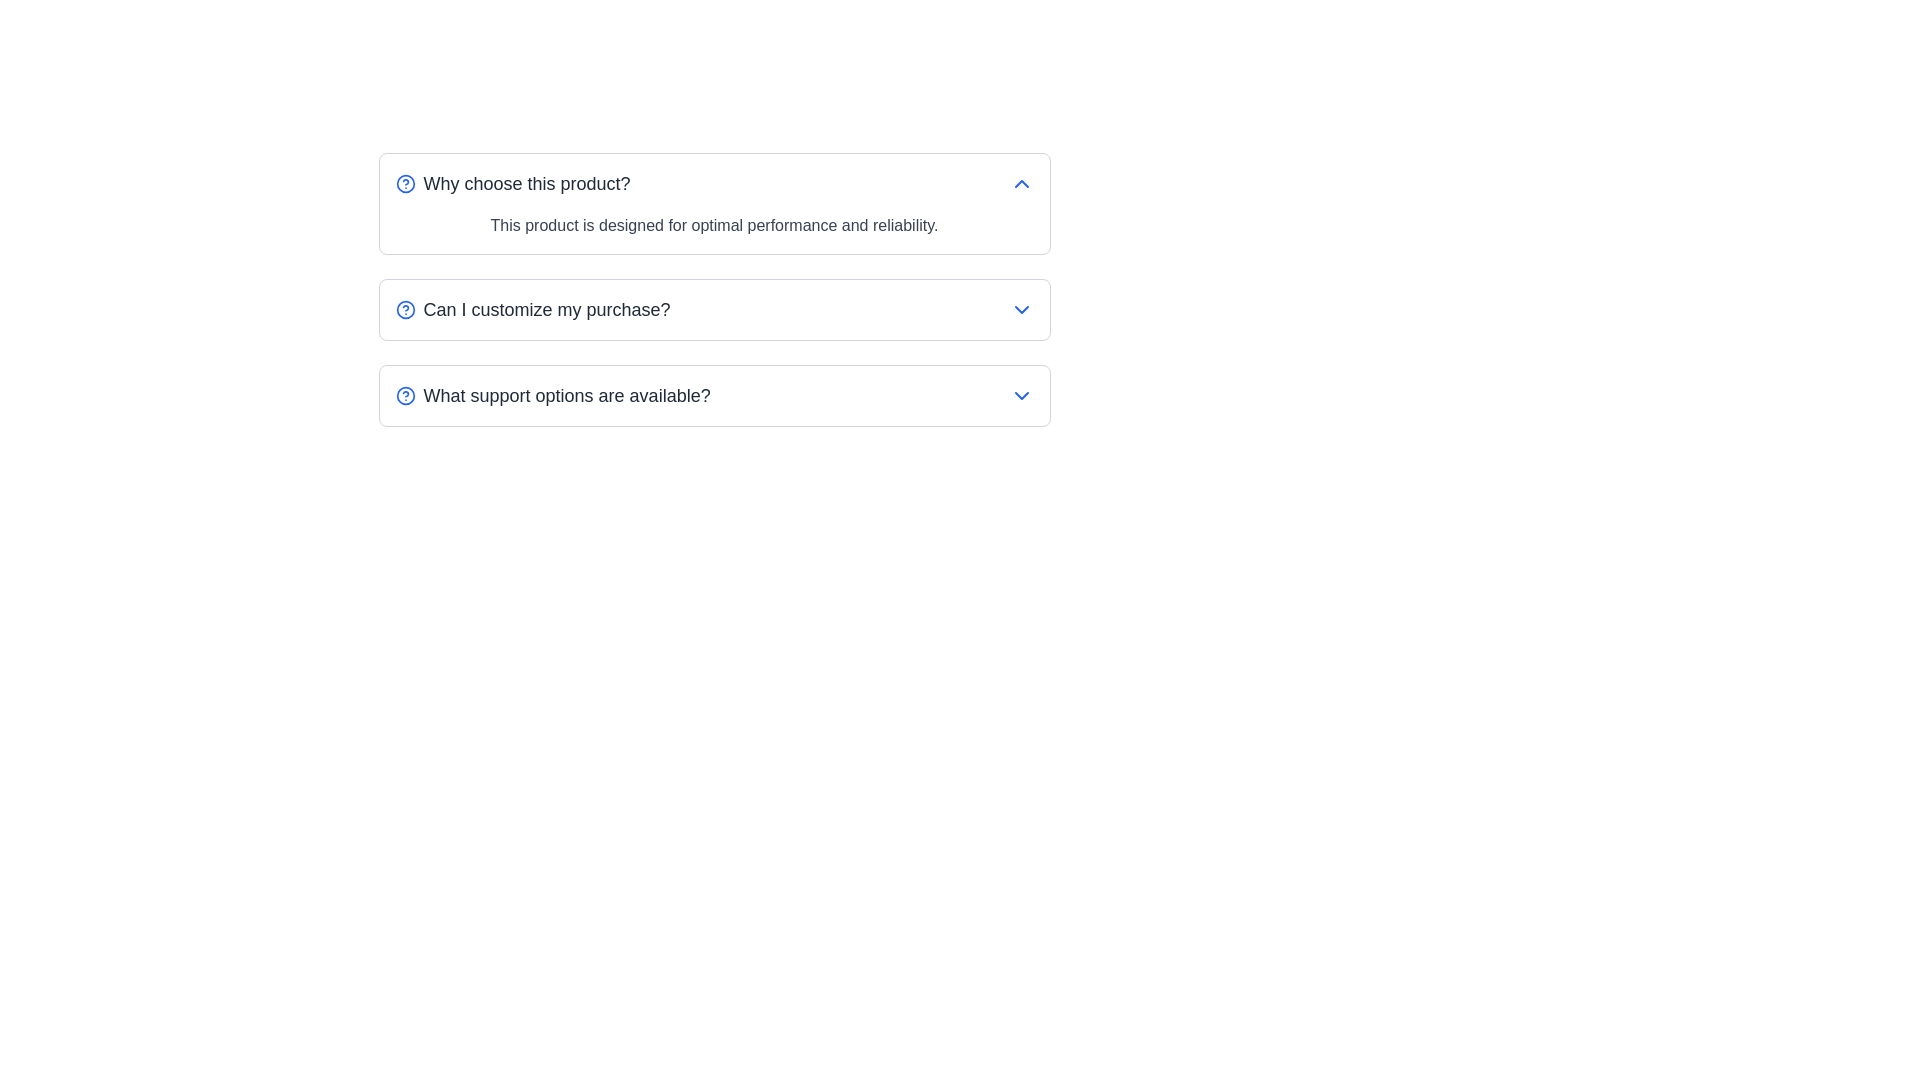 Image resolution: width=1920 pixels, height=1080 pixels. What do you see at coordinates (547, 309) in the screenshot?
I see `the text label that reads 'Can I customize my purchase?' which is styled in dark gray and presented in a larger font size, indicating it is a prominent question in a vertically stacked list of interactive sections` at bounding box center [547, 309].